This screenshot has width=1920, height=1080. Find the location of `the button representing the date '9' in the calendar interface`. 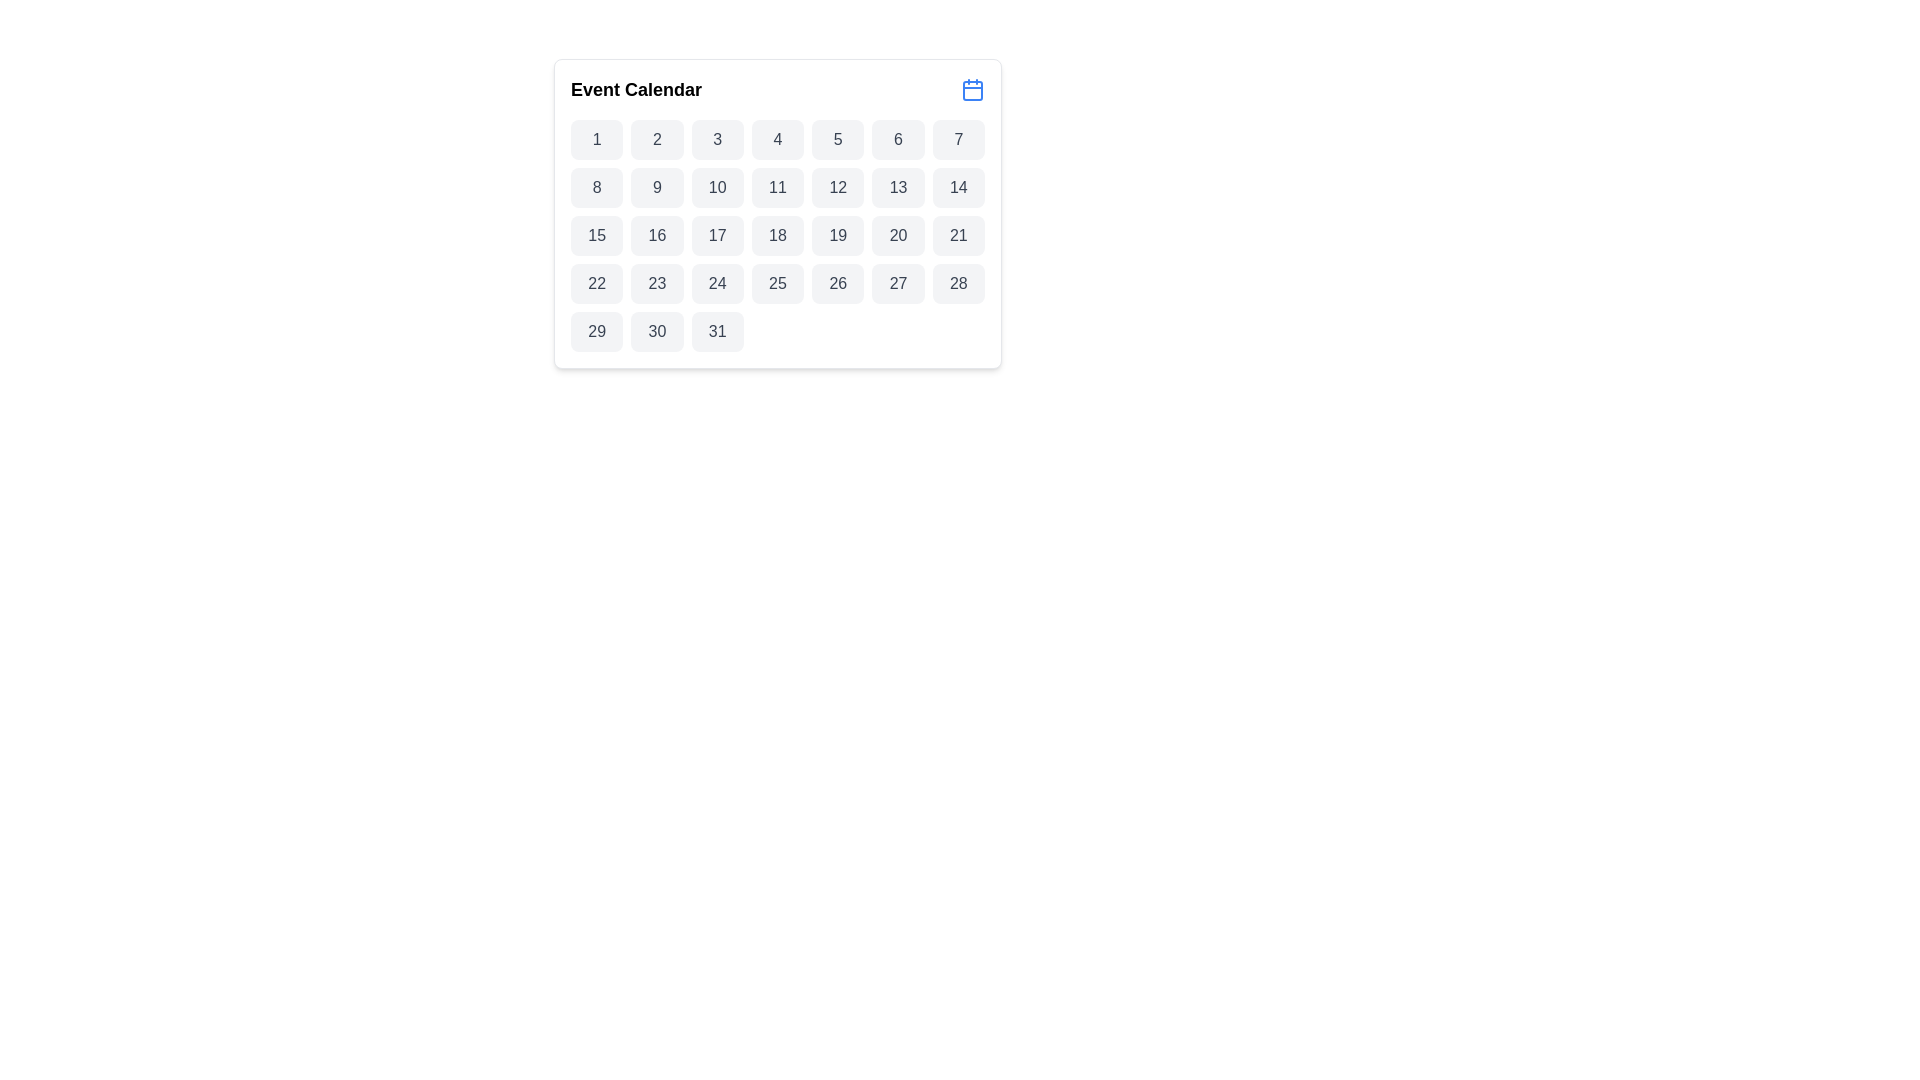

the button representing the date '9' in the calendar interface is located at coordinates (657, 188).